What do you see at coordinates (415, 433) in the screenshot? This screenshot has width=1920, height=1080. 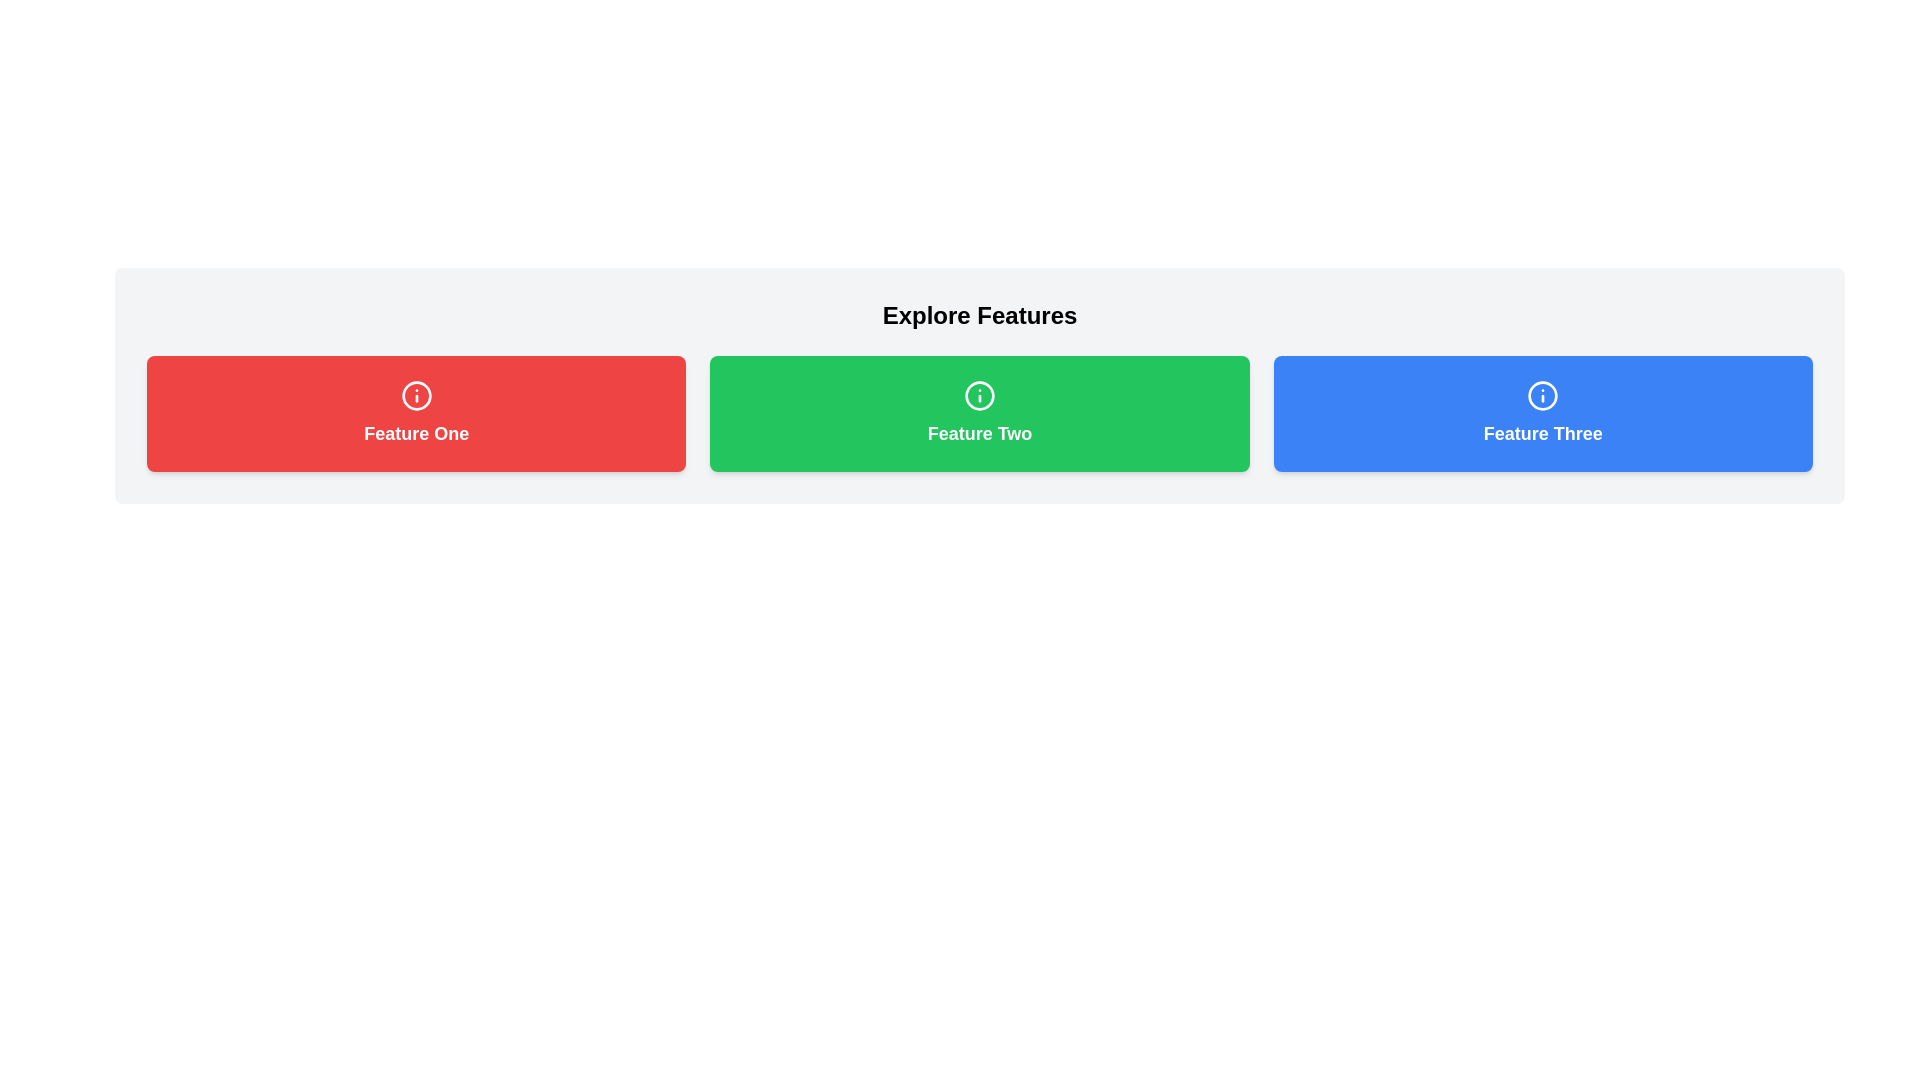 I see `centered text label 'Feature One' which is styled in bold white font on a vivid red background with rounded corners, located on the far left card below an icon` at bounding box center [415, 433].